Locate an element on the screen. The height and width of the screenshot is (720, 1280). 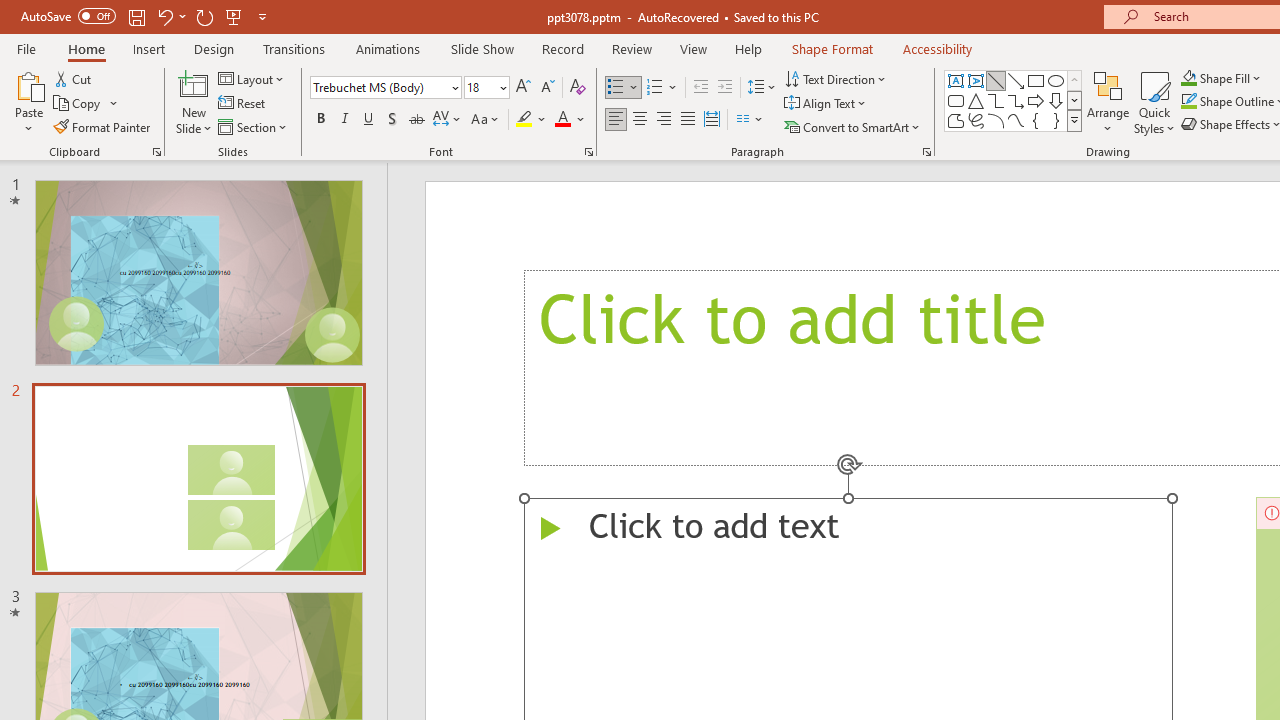
'Strikethrough' is located at coordinates (415, 119).